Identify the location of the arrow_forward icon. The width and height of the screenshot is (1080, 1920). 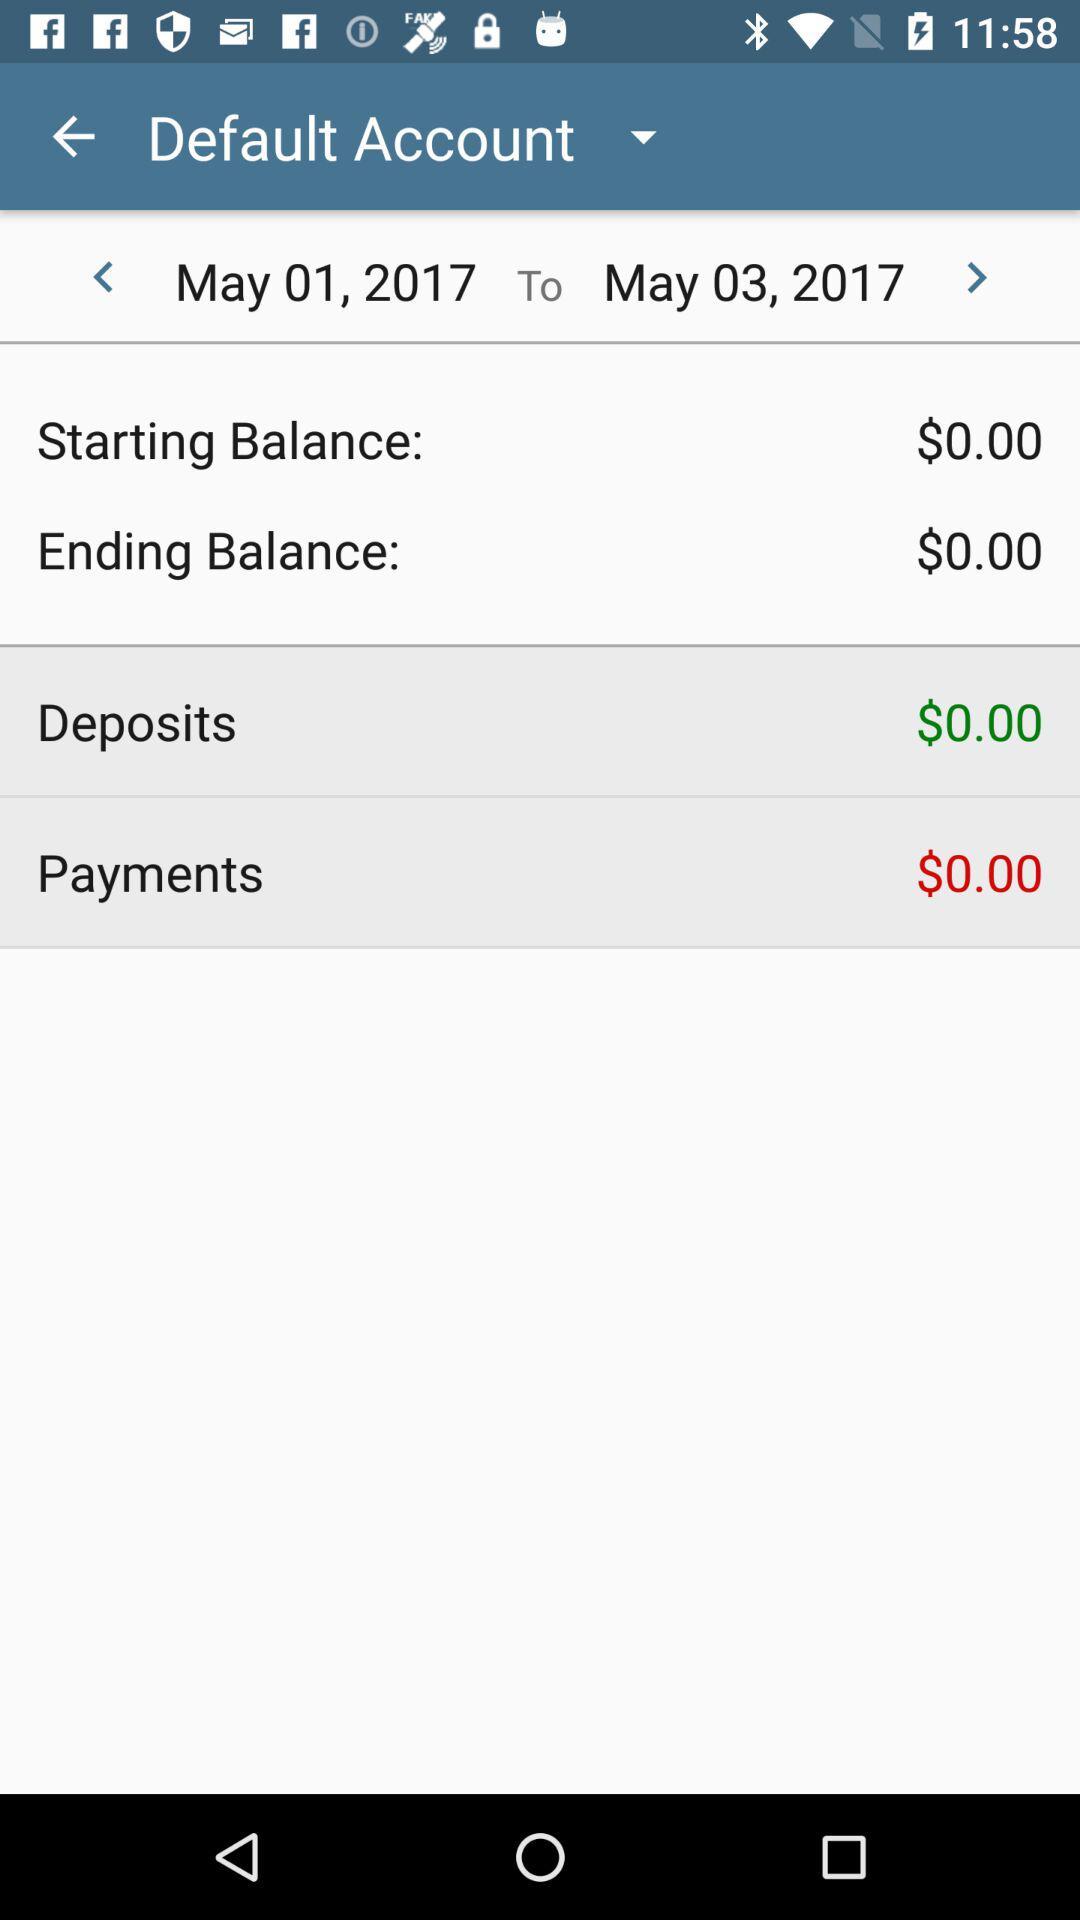
(975, 277).